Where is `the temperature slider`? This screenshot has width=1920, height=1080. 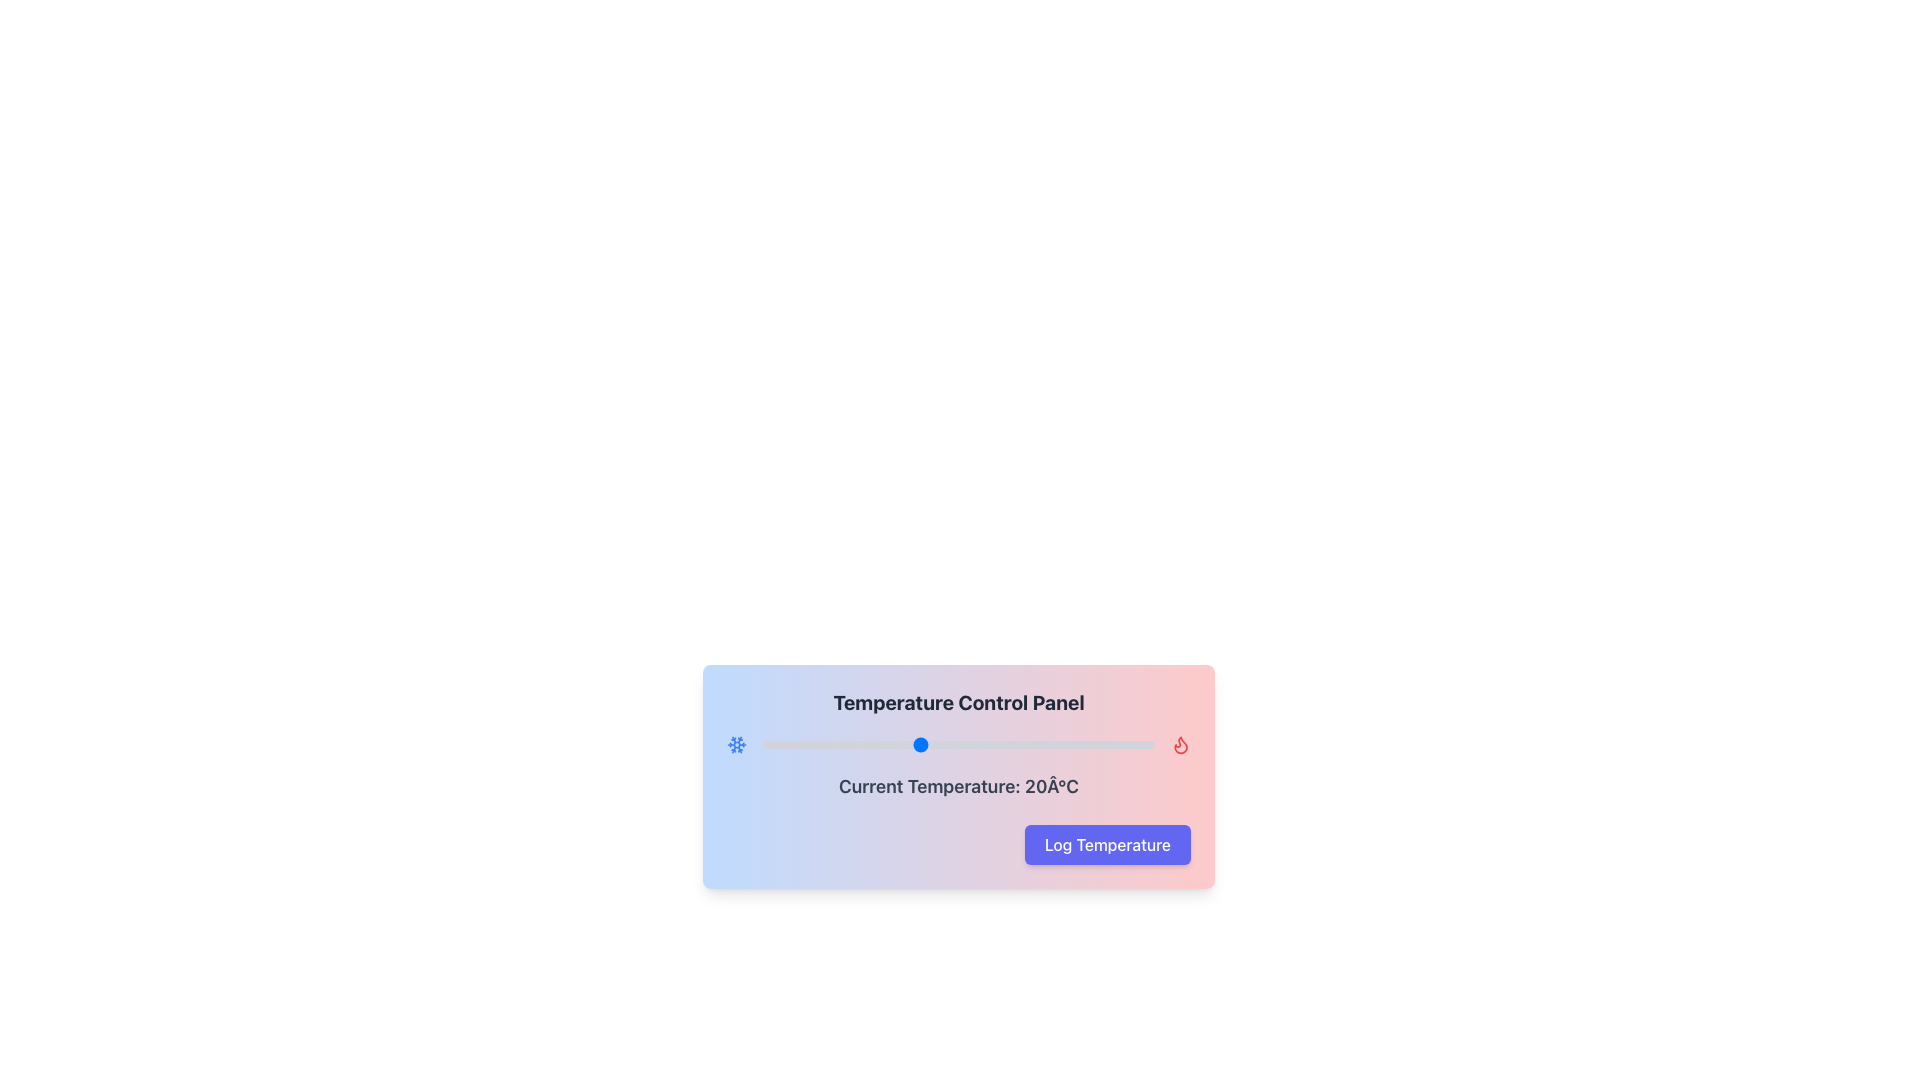
the temperature slider is located at coordinates (1036, 744).